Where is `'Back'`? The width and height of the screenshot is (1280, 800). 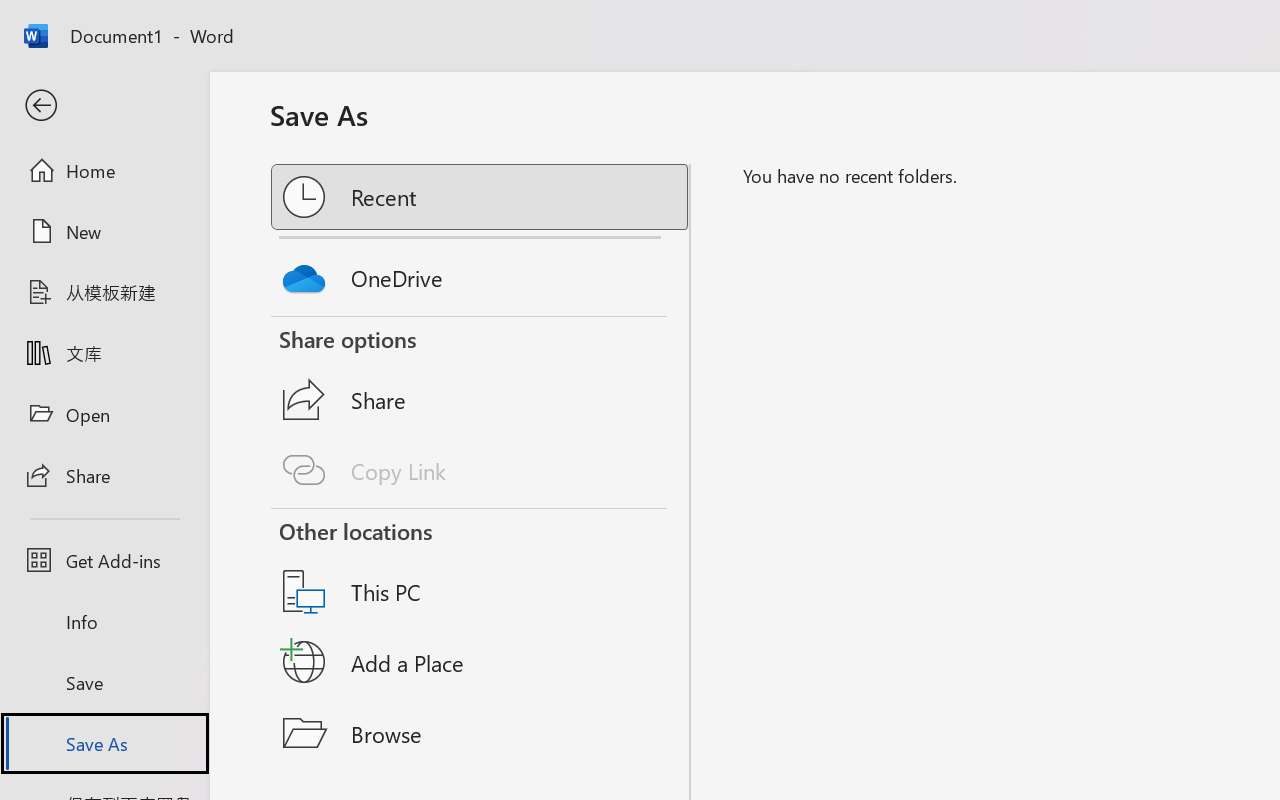
'Back' is located at coordinates (103, 105).